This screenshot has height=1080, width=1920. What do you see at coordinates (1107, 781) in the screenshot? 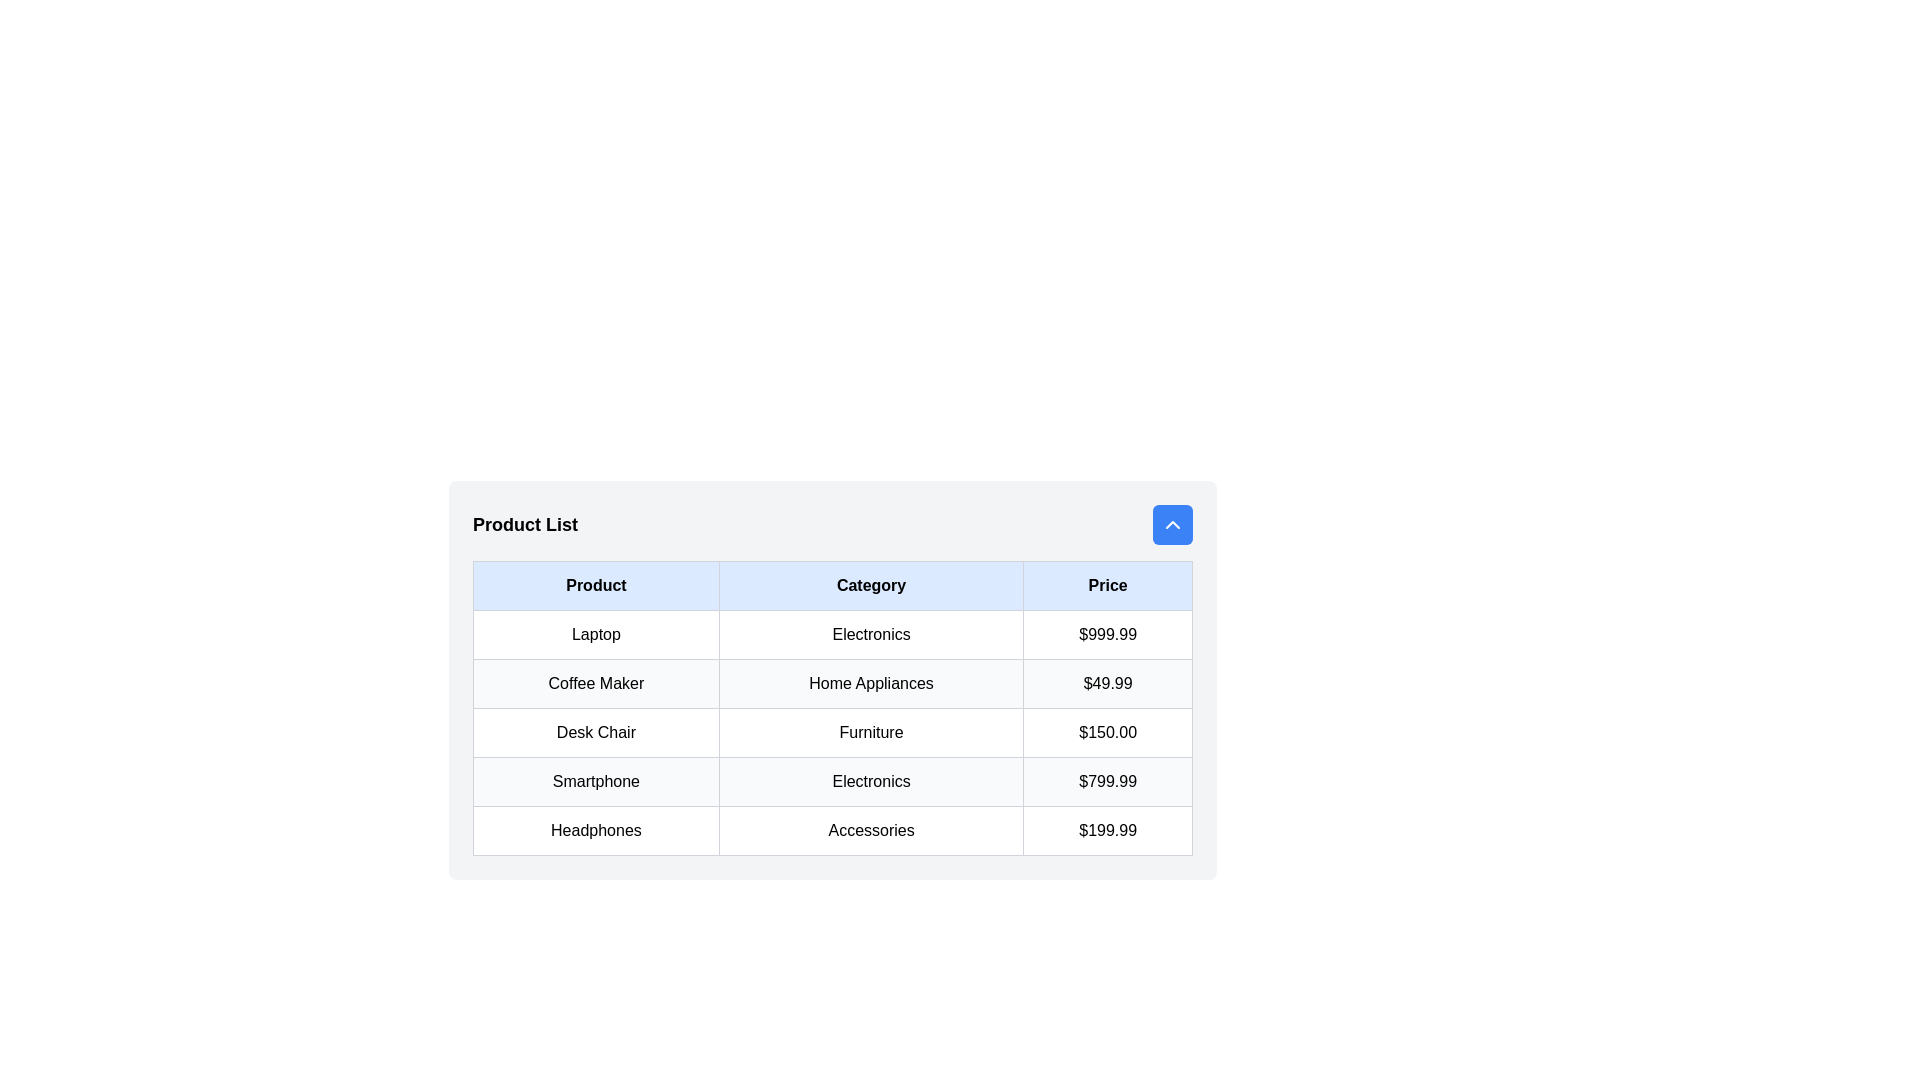
I see `the static text label displaying the price value '$799.99' in the 'Price' column of the fourth row for the 'Smartphone' product` at bounding box center [1107, 781].